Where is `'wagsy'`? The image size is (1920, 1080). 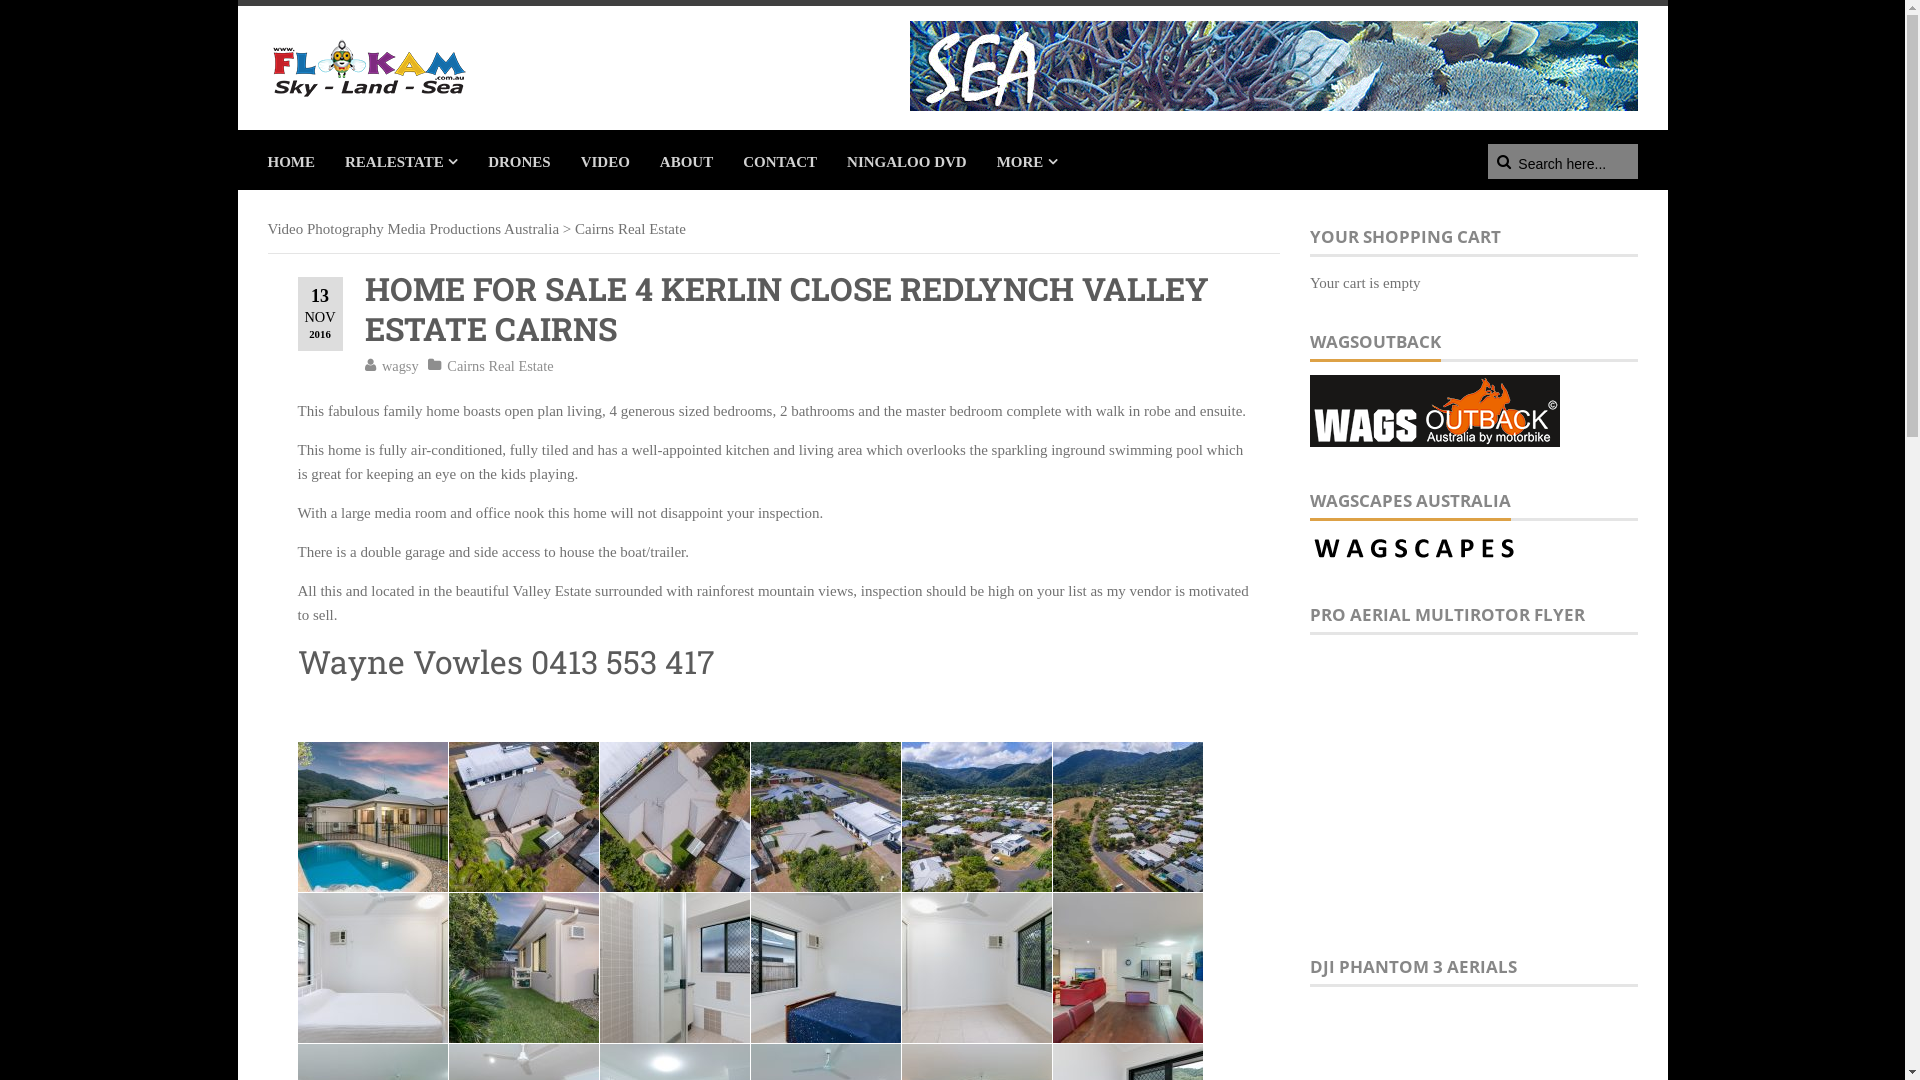
'wagsy' is located at coordinates (400, 366).